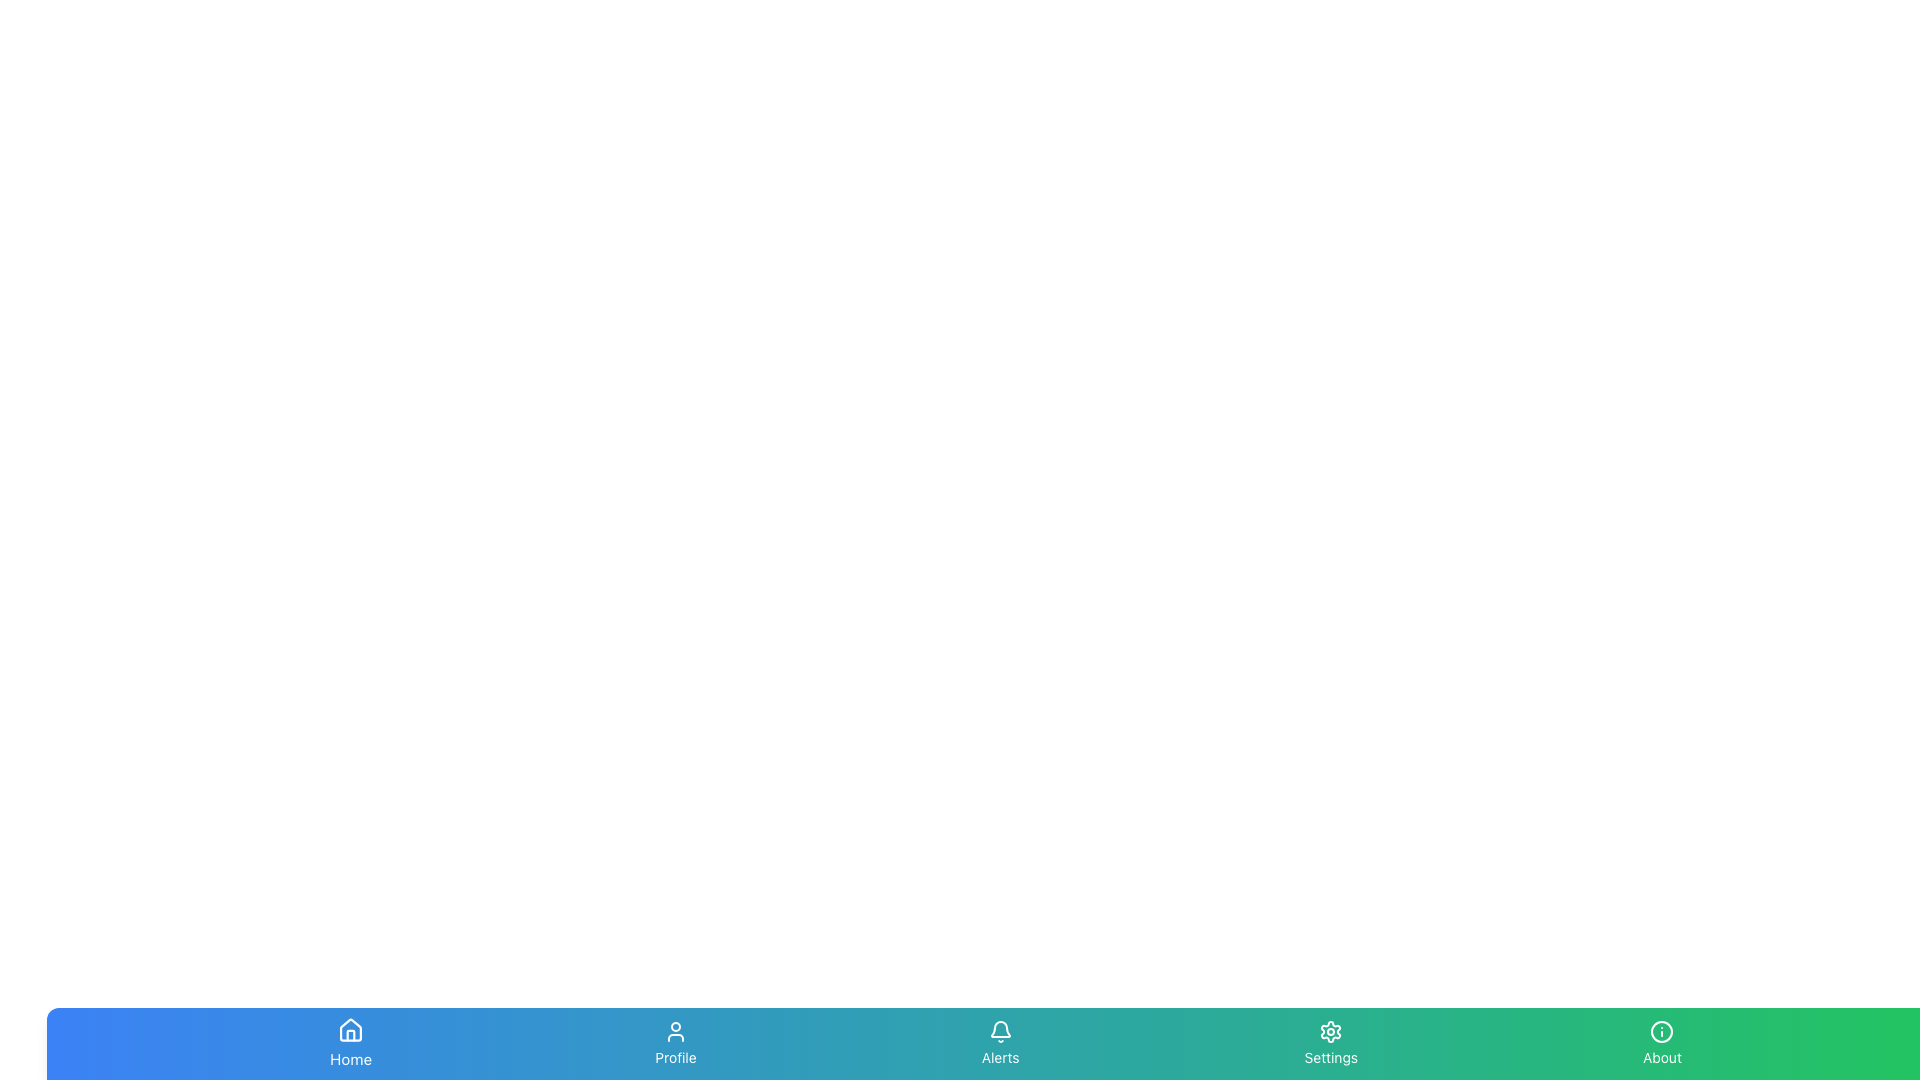 The image size is (1920, 1080). What do you see at coordinates (351, 1043) in the screenshot?
I see `the 'Home' button with a house icon located in the bottom navigation bar` at bounding box center [351, 1043].